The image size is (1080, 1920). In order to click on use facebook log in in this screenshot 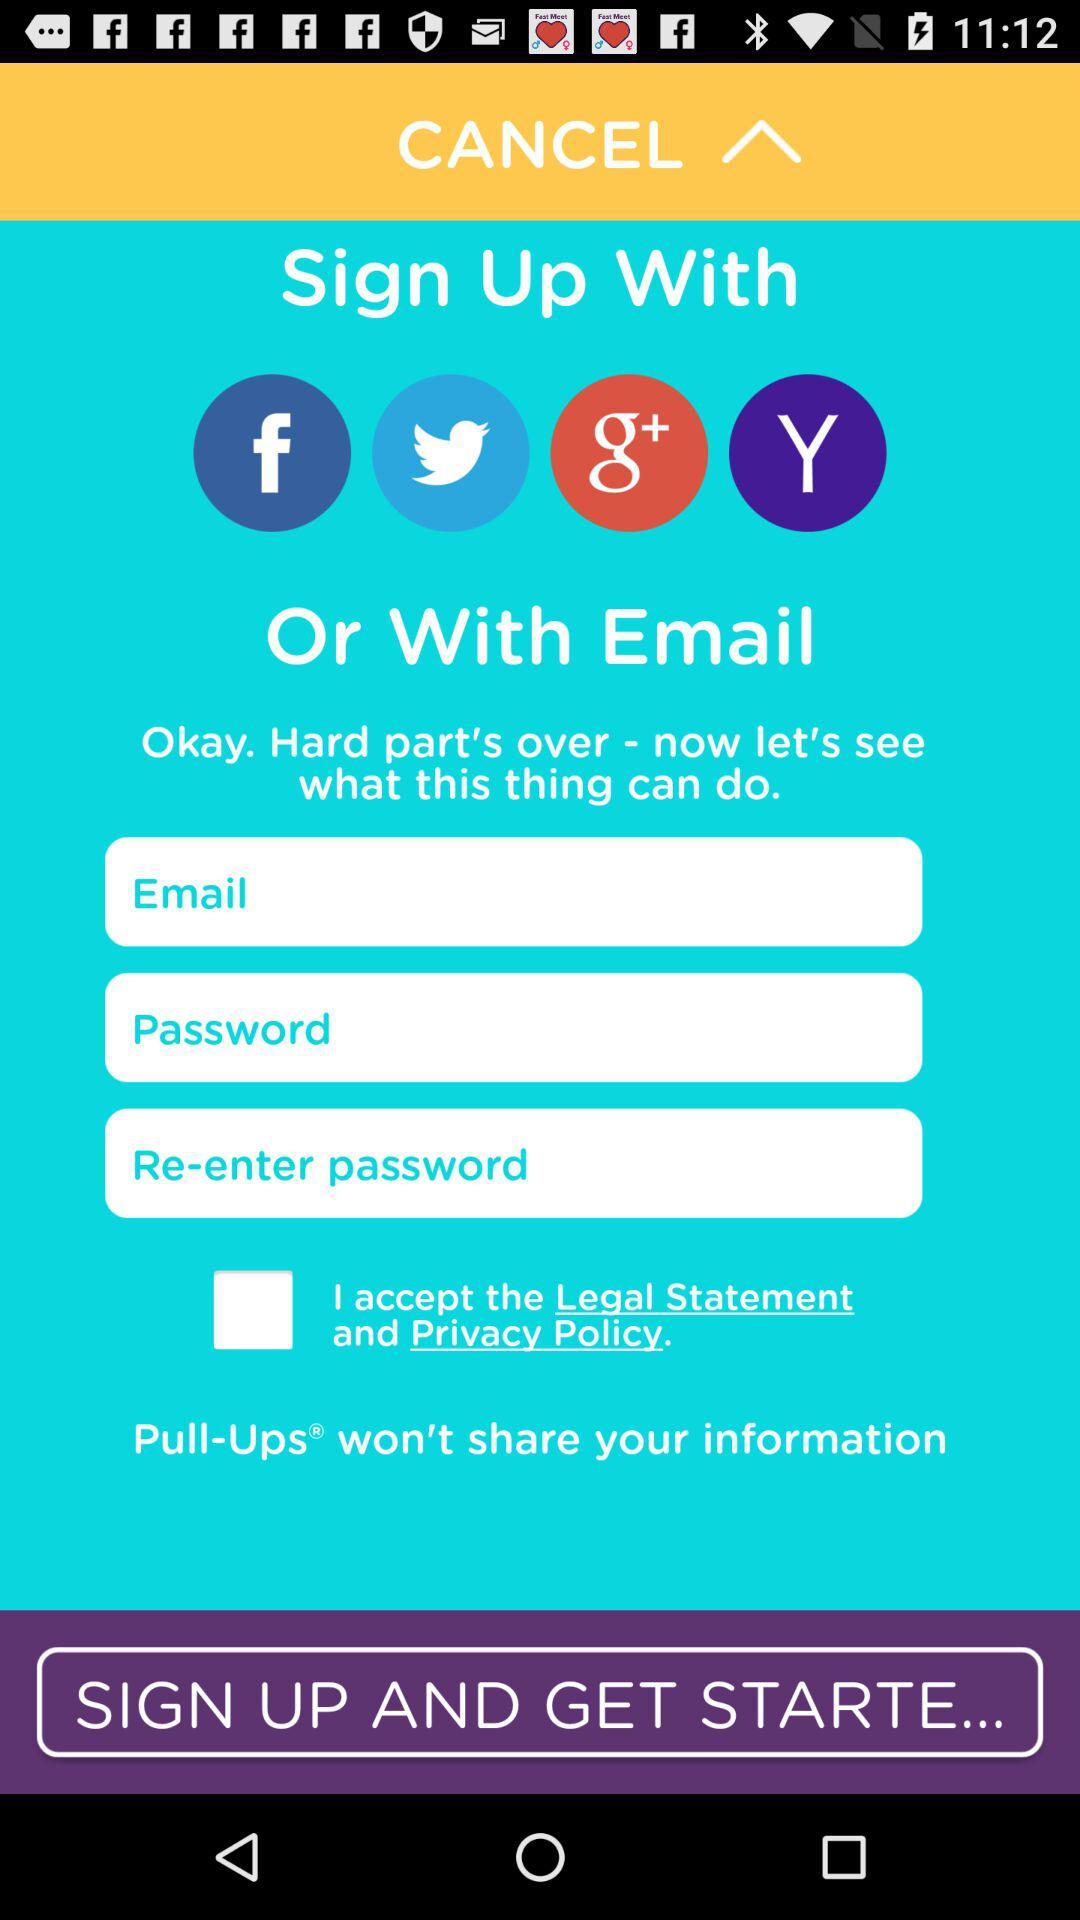, I will do `click(272, 451)`.